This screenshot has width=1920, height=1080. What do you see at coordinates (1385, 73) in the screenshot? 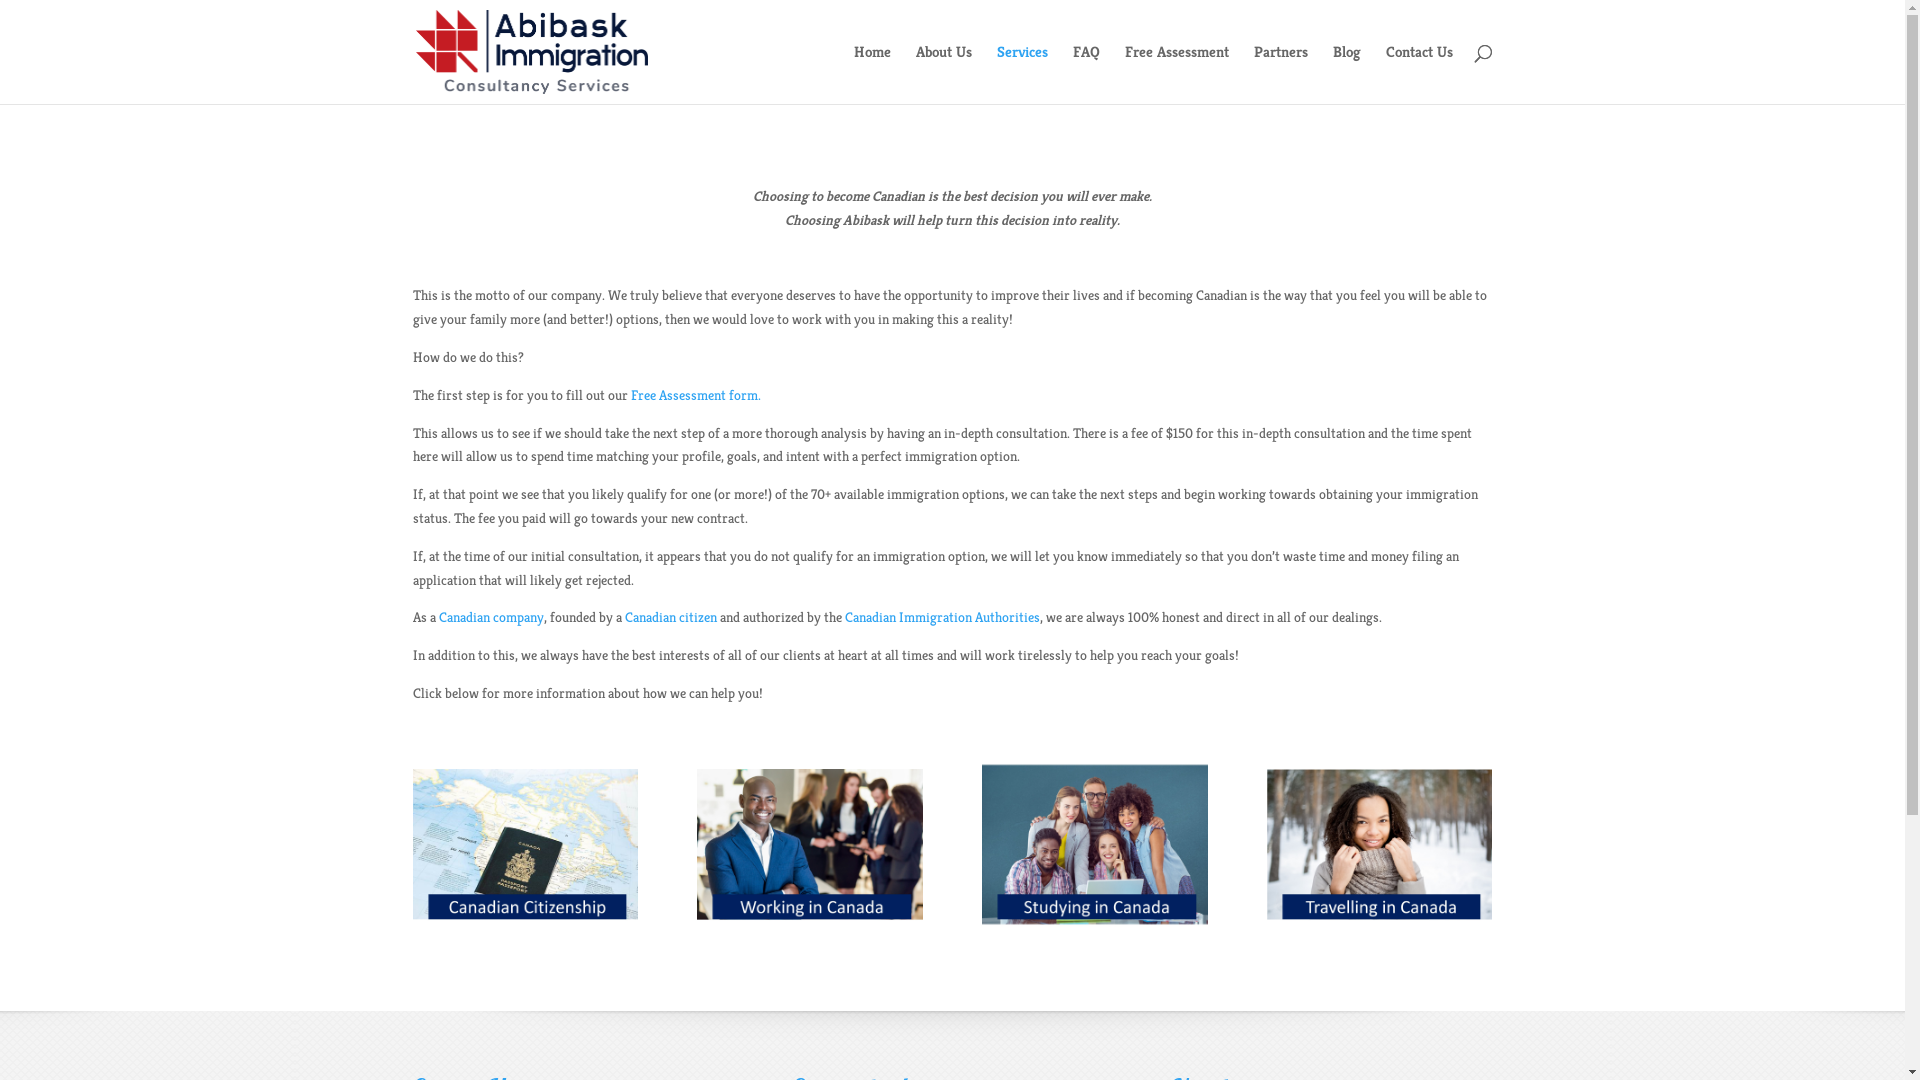
I see `'Contact Us'` at bounding box center [1385, 73].